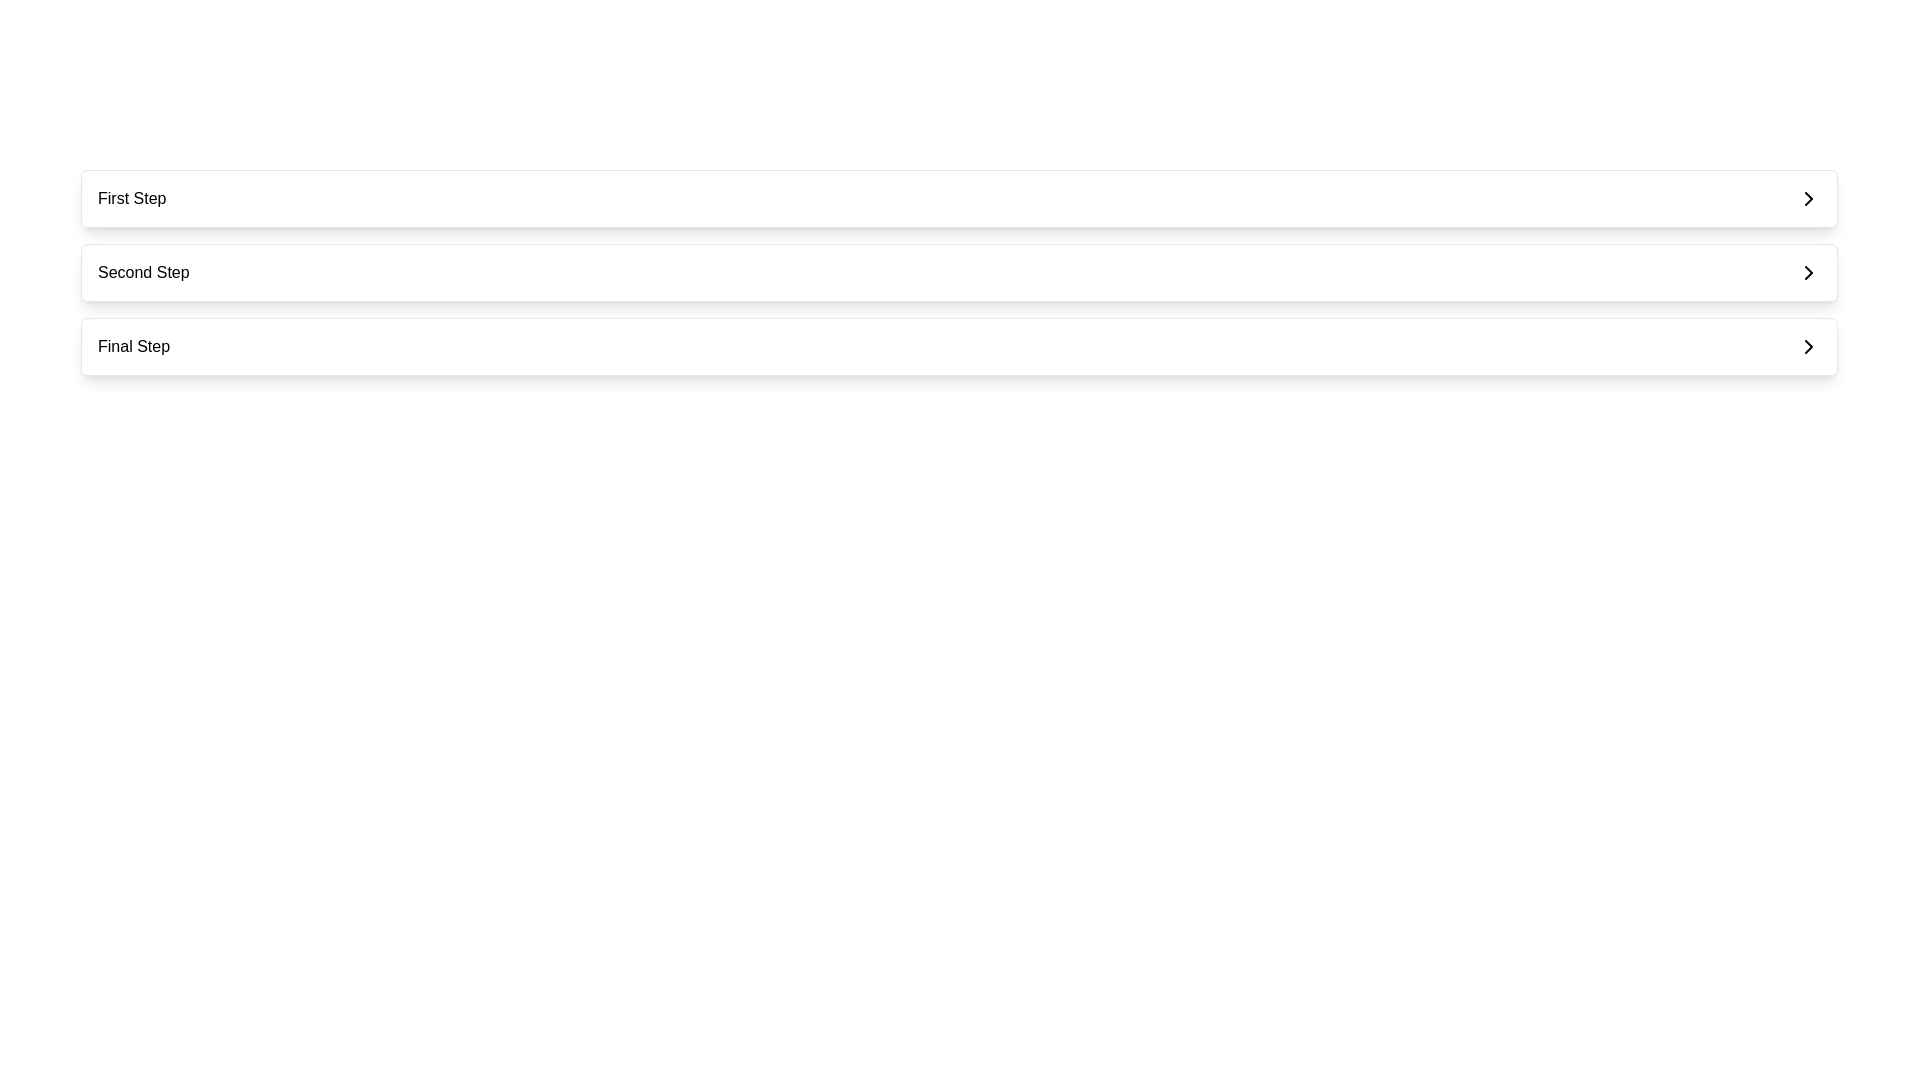 The height and width of the screenshot is (1080, 1920). Describe the element at coordinates (1809, 199) in the screenshot. I see `the chevron icon located to the extreme right of the 'First Step' list item to proceed or expand the section` at that location.